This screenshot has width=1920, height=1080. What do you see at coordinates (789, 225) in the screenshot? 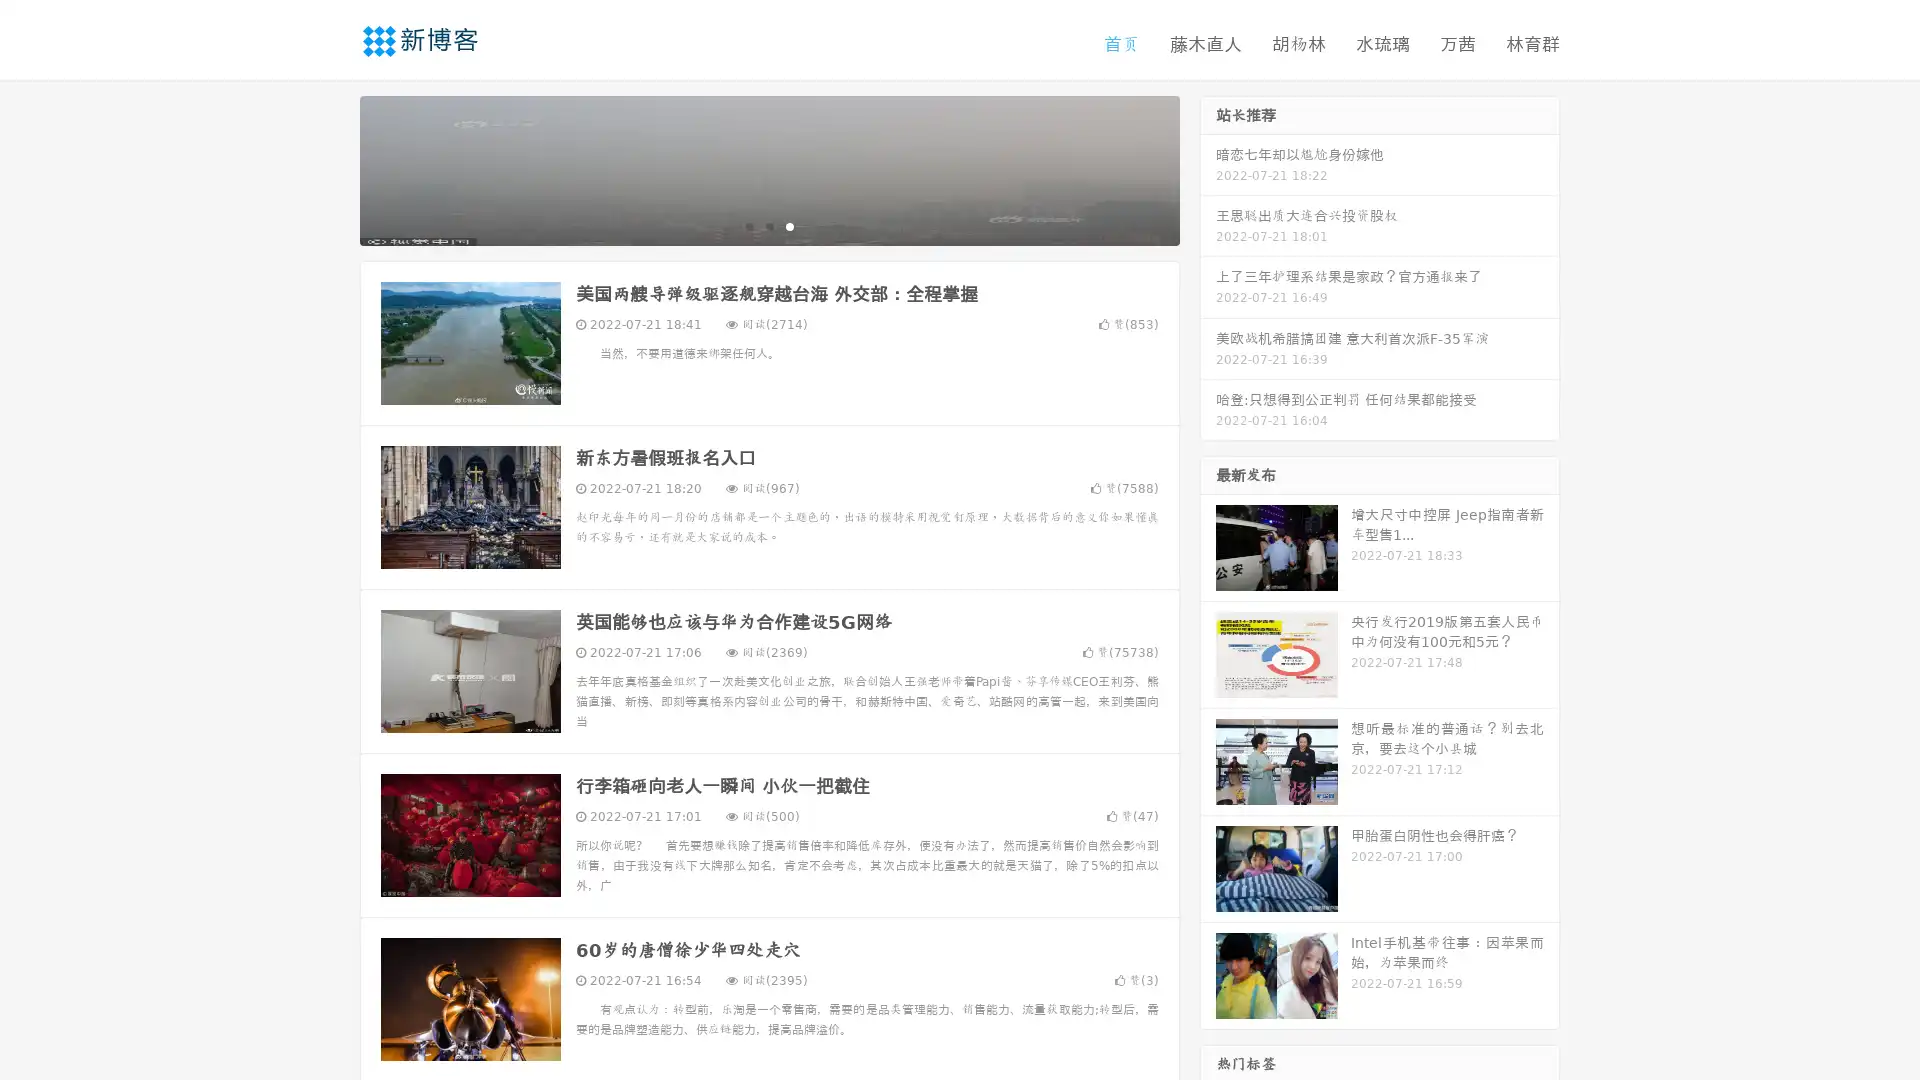
I see `Go to slide 3` at bounding box center [789, 225].